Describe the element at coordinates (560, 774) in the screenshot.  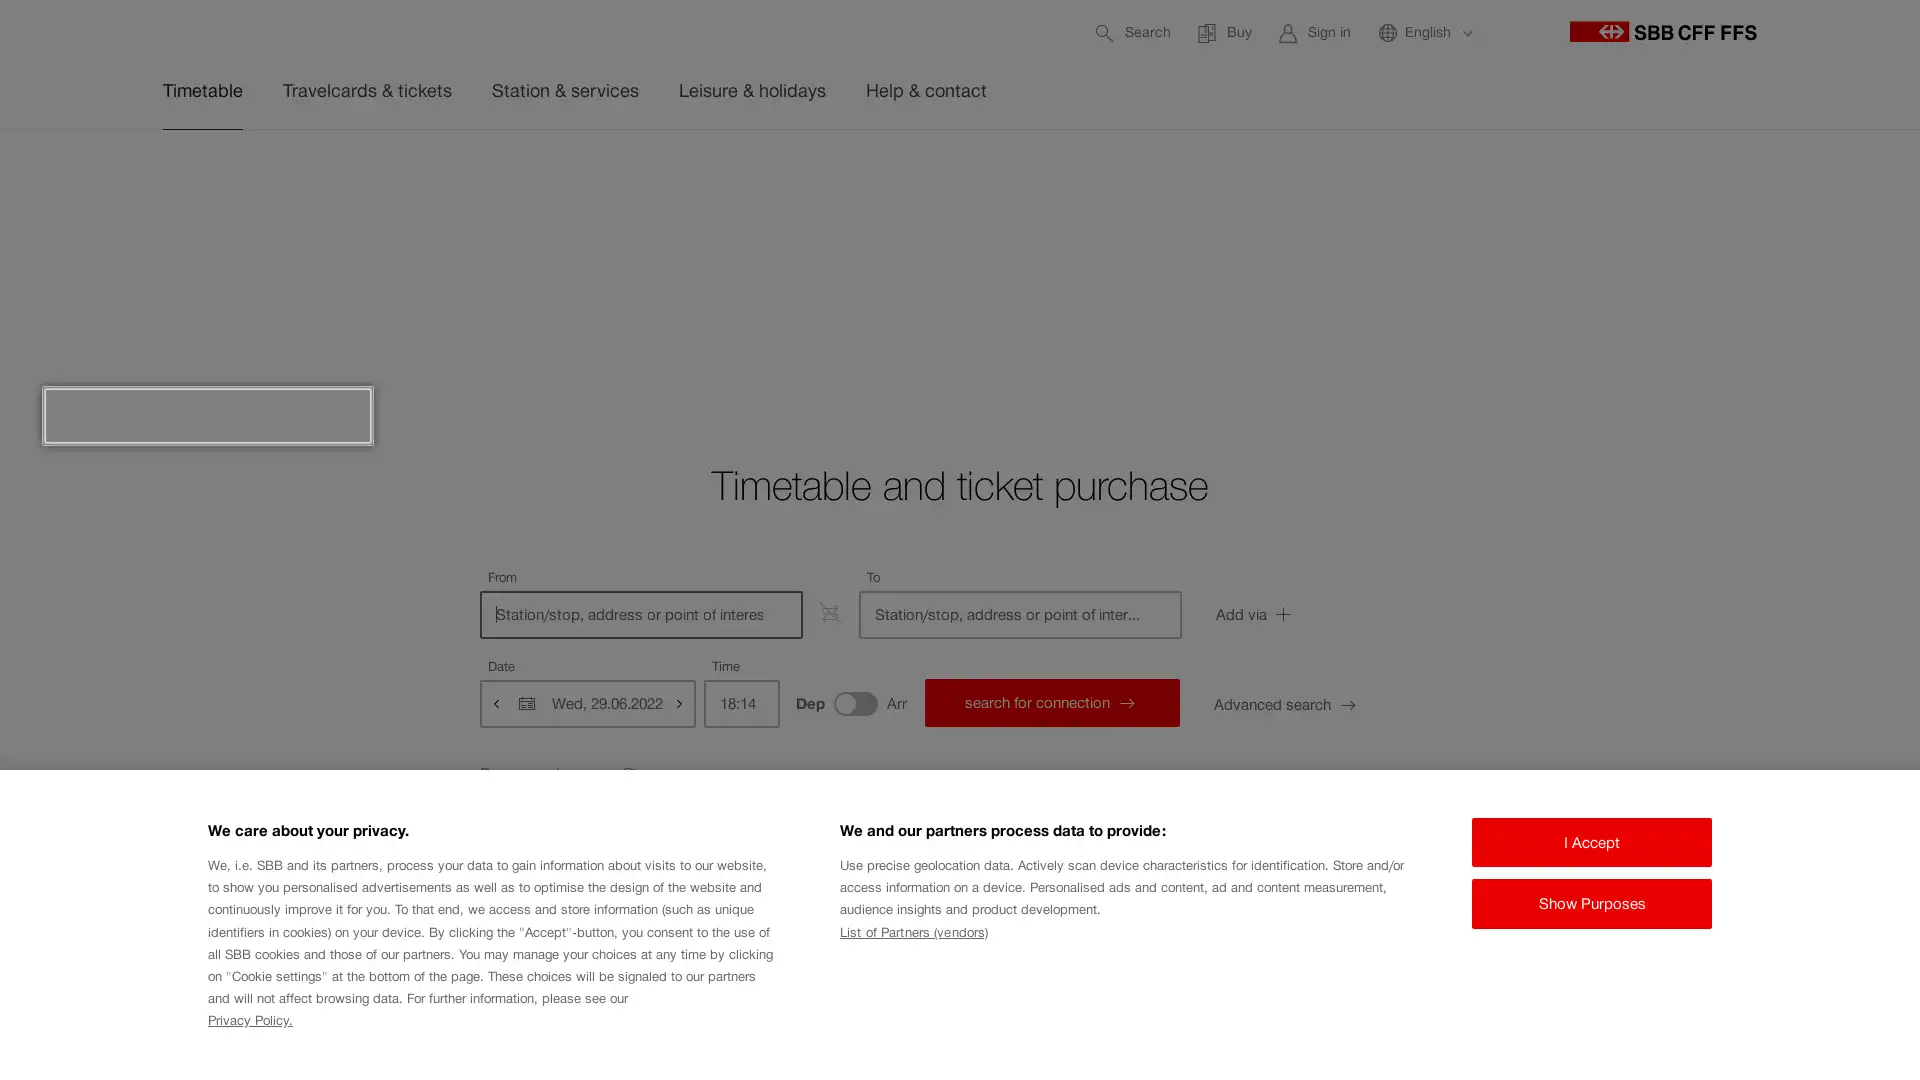
I see `Reset enquiry` at that location.